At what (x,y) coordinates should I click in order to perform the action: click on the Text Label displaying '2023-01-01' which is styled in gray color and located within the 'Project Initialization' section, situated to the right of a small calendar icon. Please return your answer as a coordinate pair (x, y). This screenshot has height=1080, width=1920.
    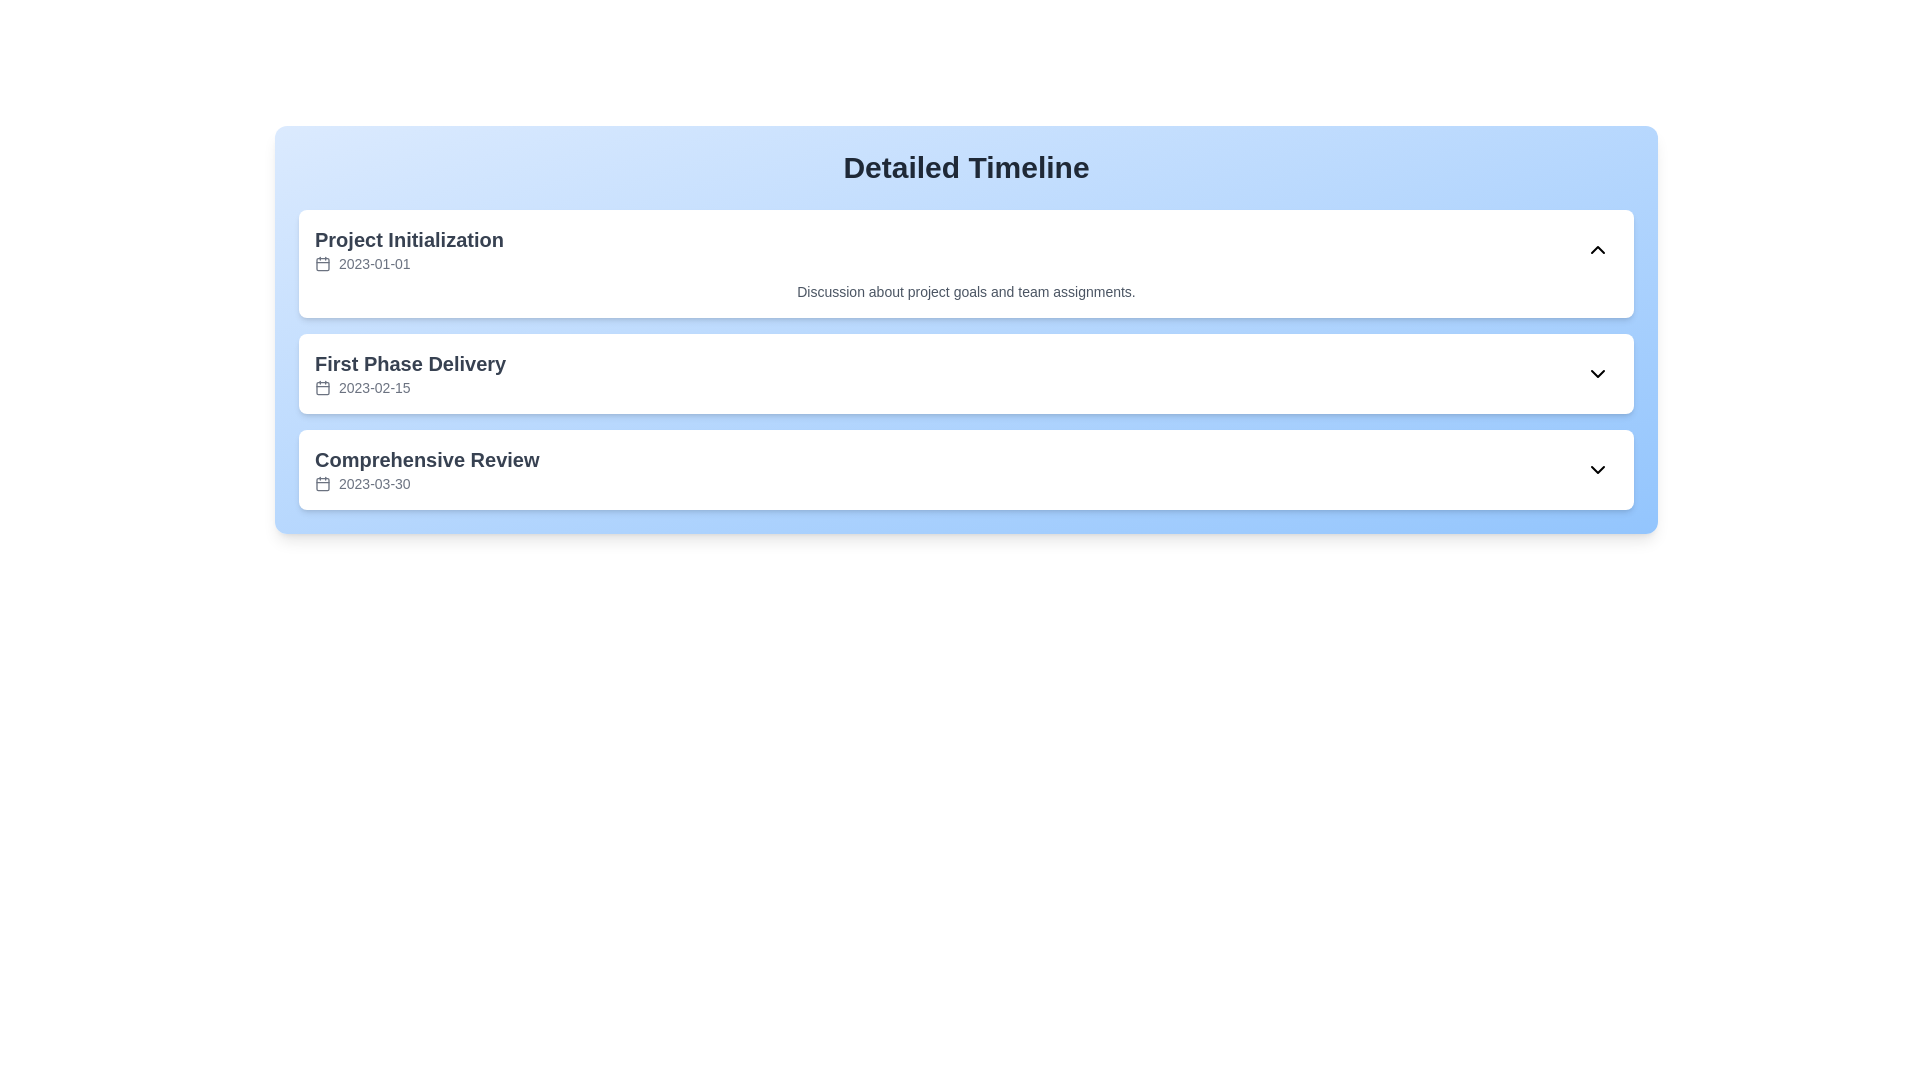
    Looking at the image, I should click on (374, 262).